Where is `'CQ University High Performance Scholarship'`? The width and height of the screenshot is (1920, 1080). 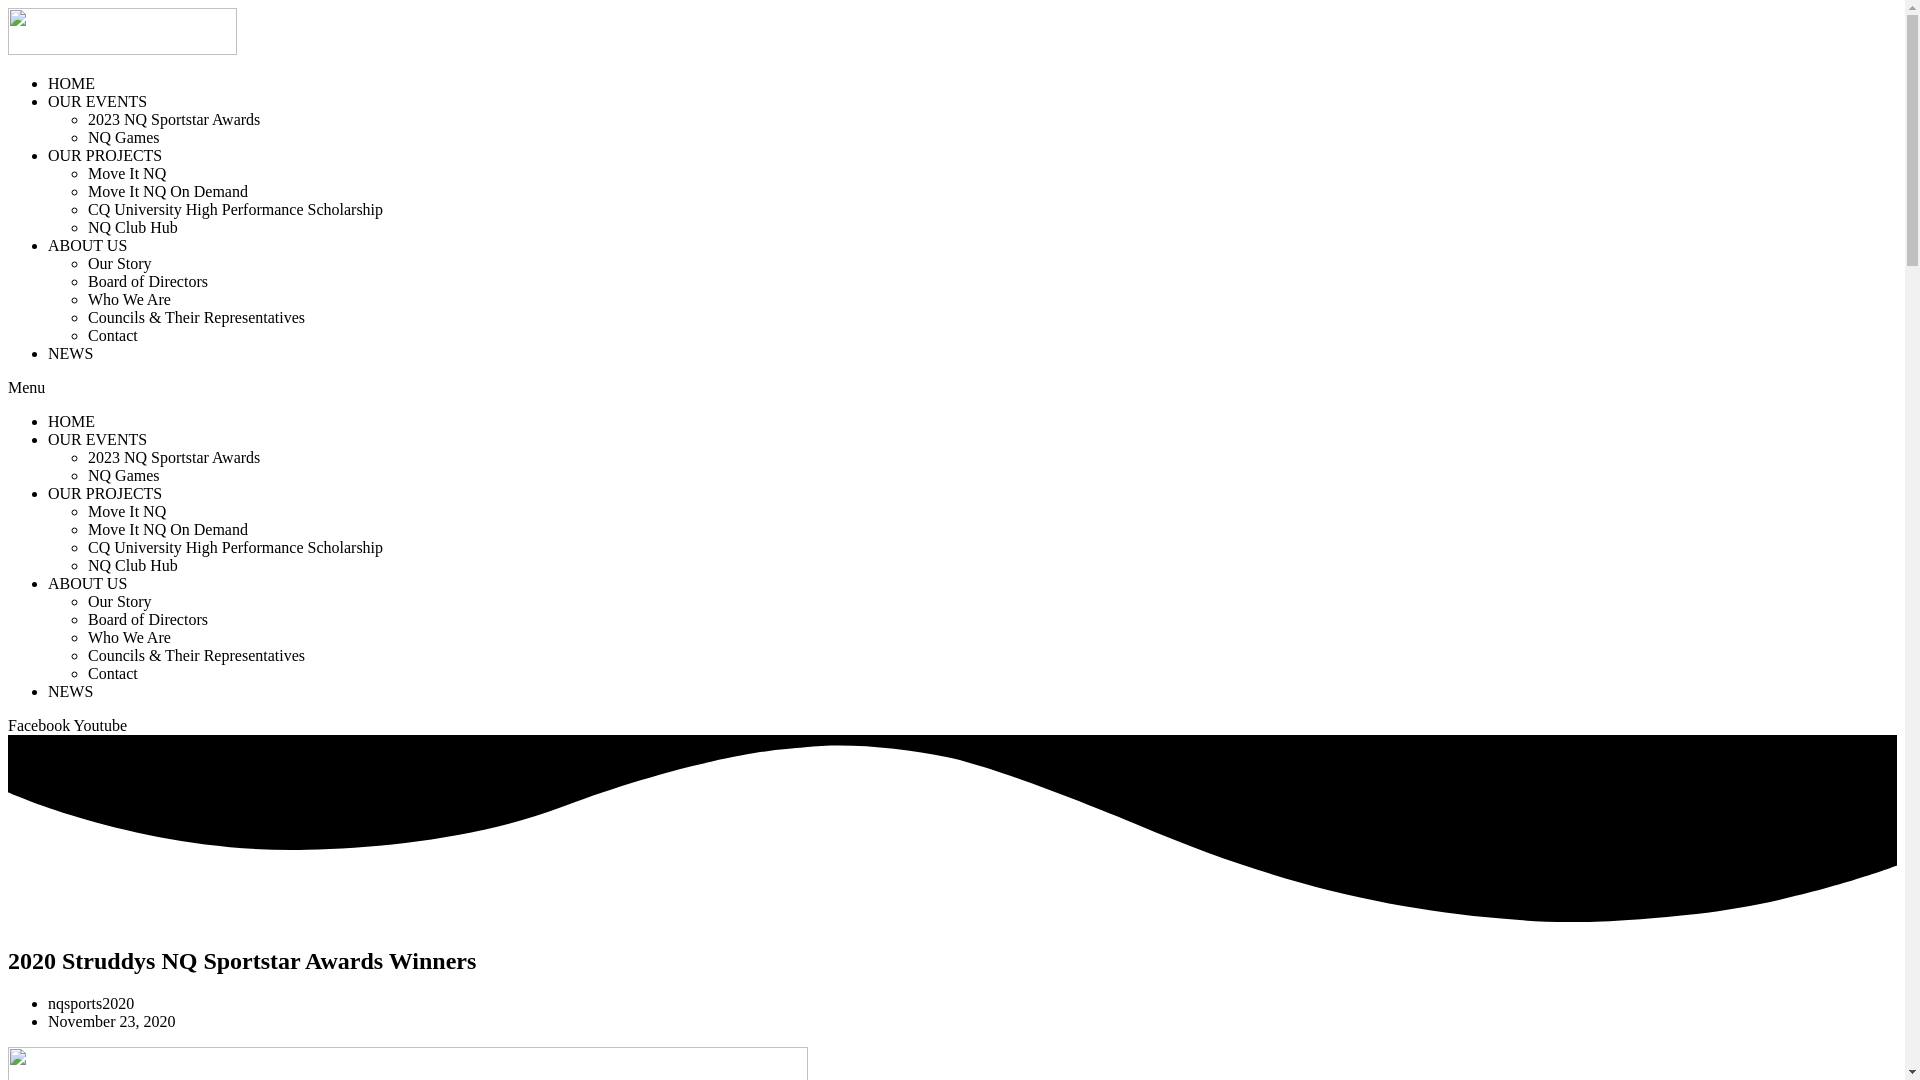
'CQ University High Performance Scholarship' is located at coordinates (235, 209).